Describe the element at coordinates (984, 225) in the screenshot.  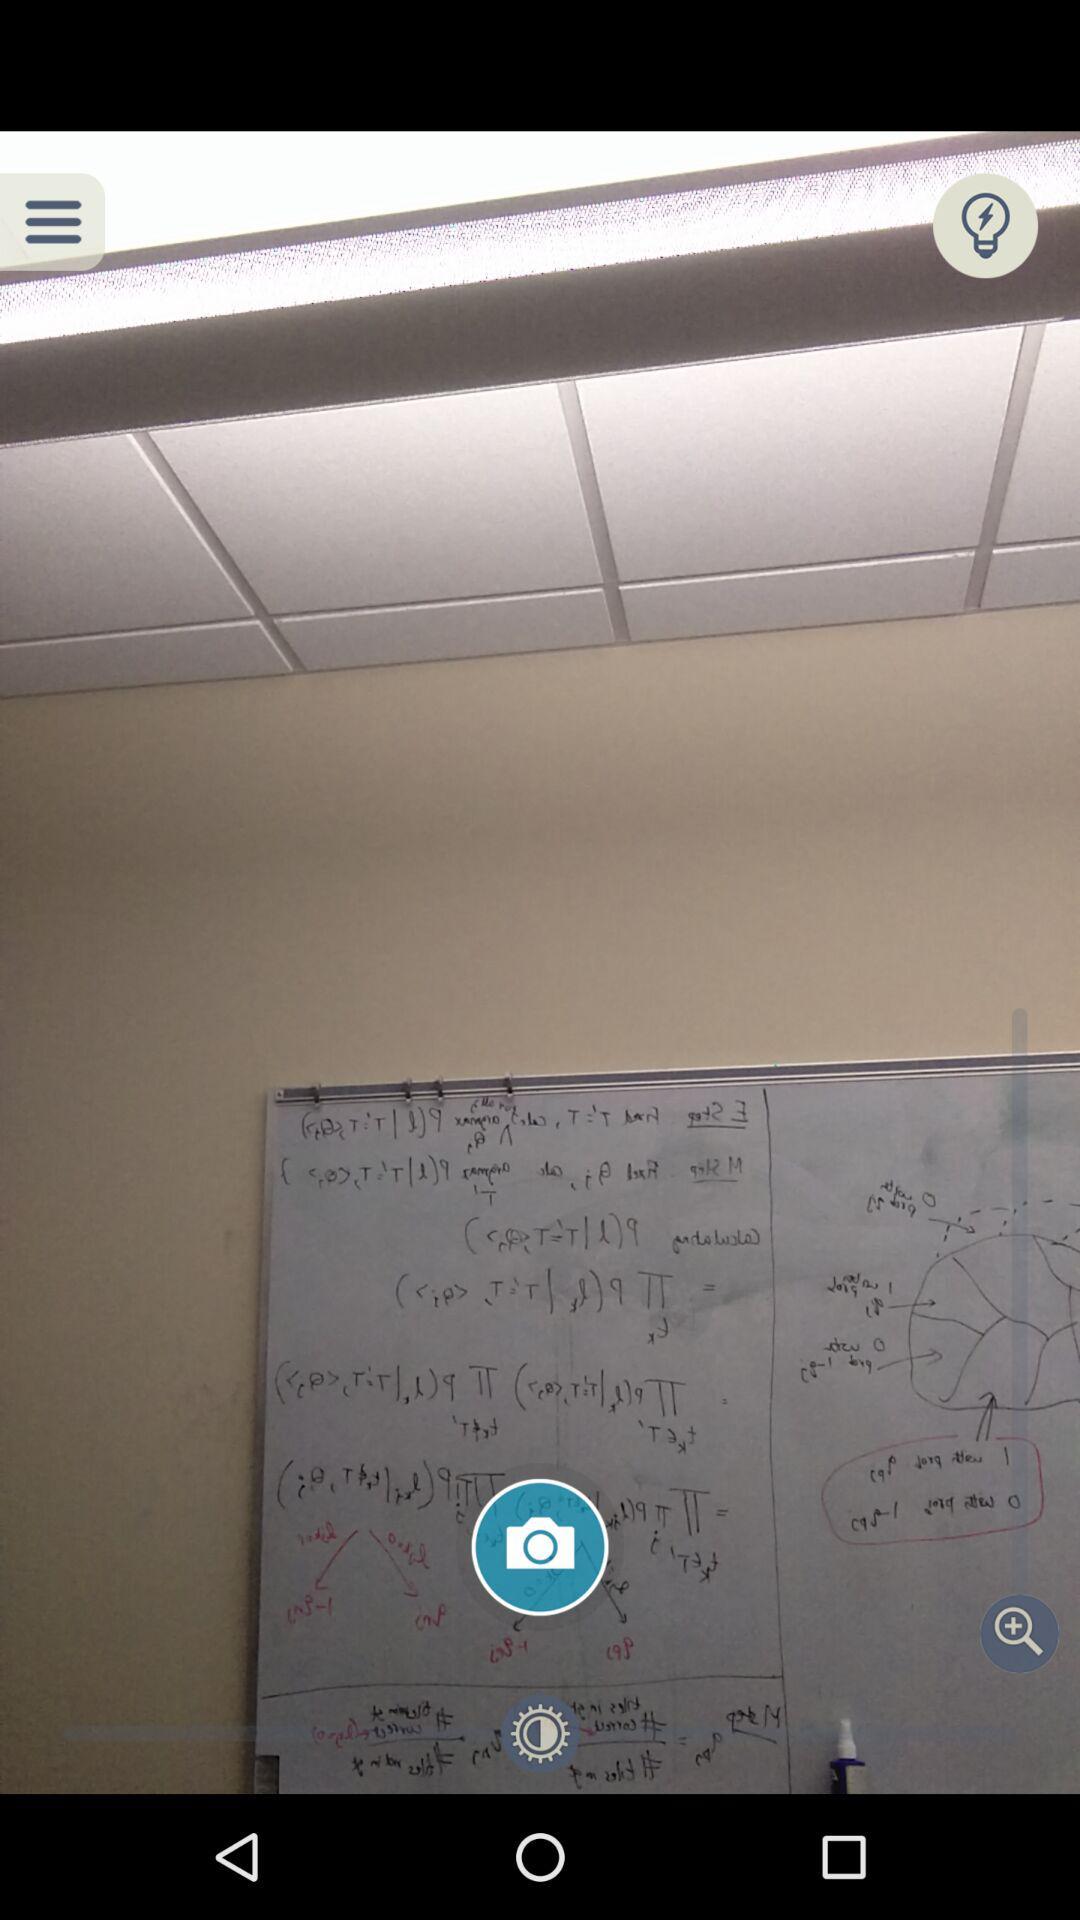
I see `the help icon` at that location.